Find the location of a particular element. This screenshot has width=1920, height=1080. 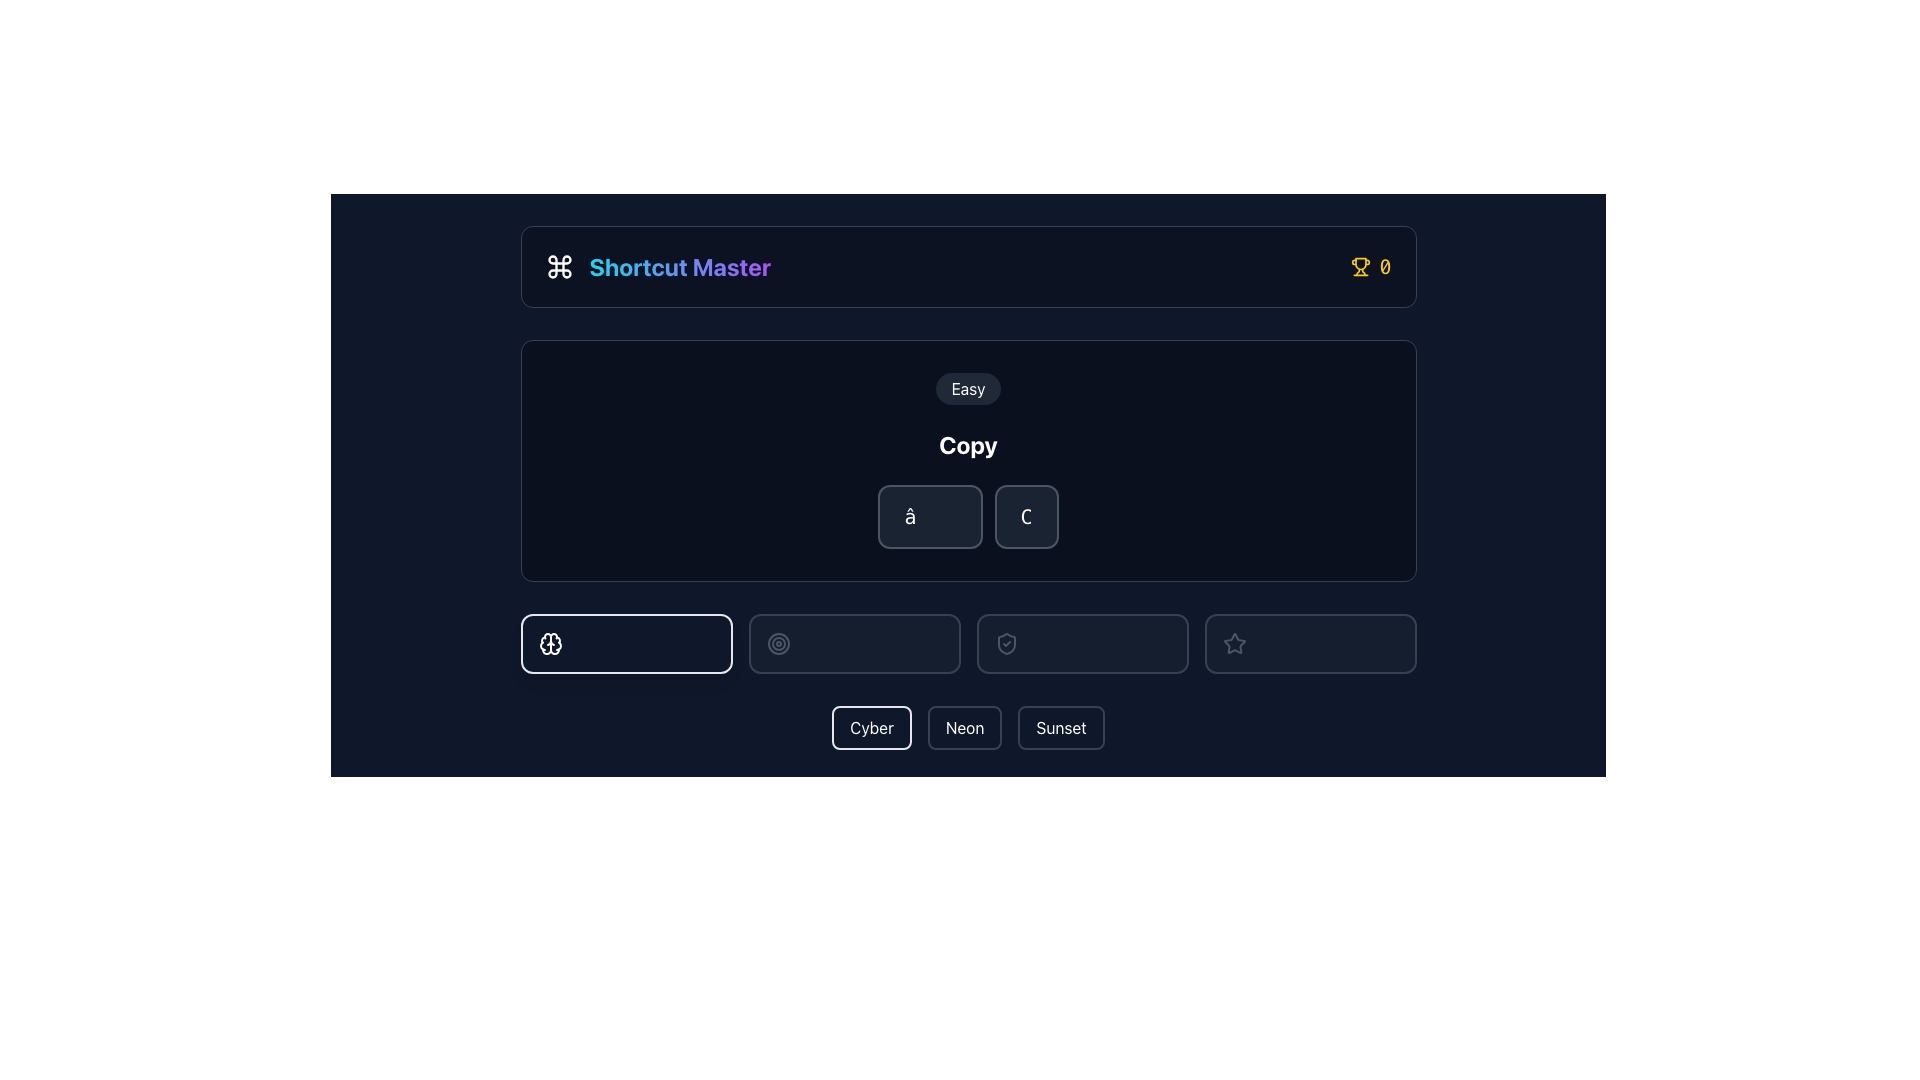

the text label displaying a numeric value representing a score or count, which is positioned to the right of the trophy icon at the top-right corner of the interface is located at coordinates (1384, 265).